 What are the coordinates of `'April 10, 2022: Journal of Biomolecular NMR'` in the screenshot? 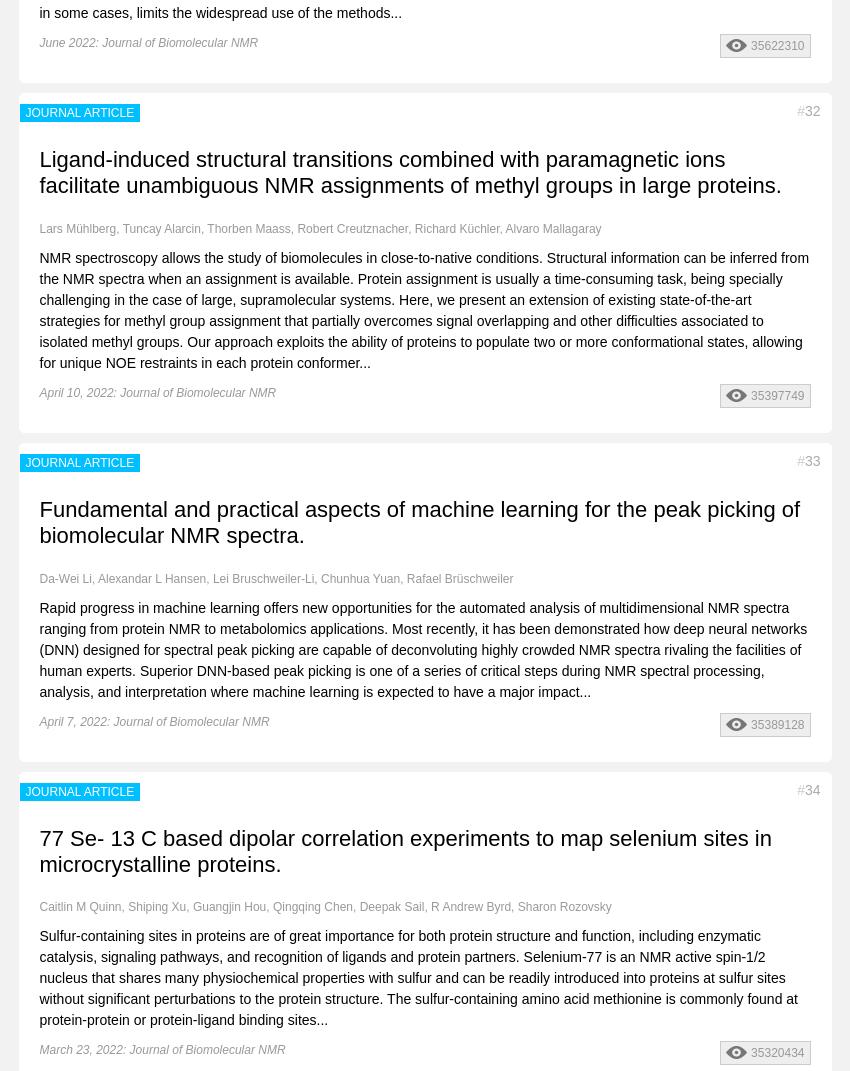 It's located at (157, 391).